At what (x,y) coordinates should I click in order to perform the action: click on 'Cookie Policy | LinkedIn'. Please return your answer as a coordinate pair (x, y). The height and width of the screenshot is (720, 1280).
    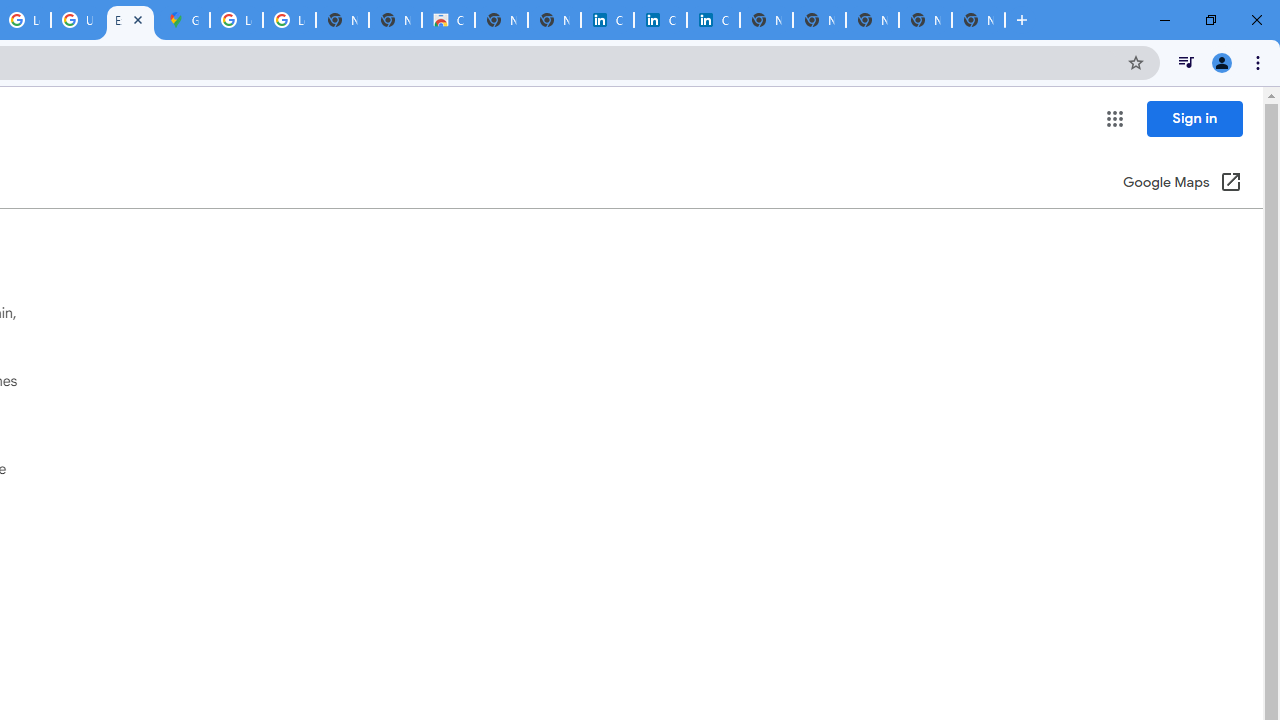
    Looking at the image, I should click on (606, 20).